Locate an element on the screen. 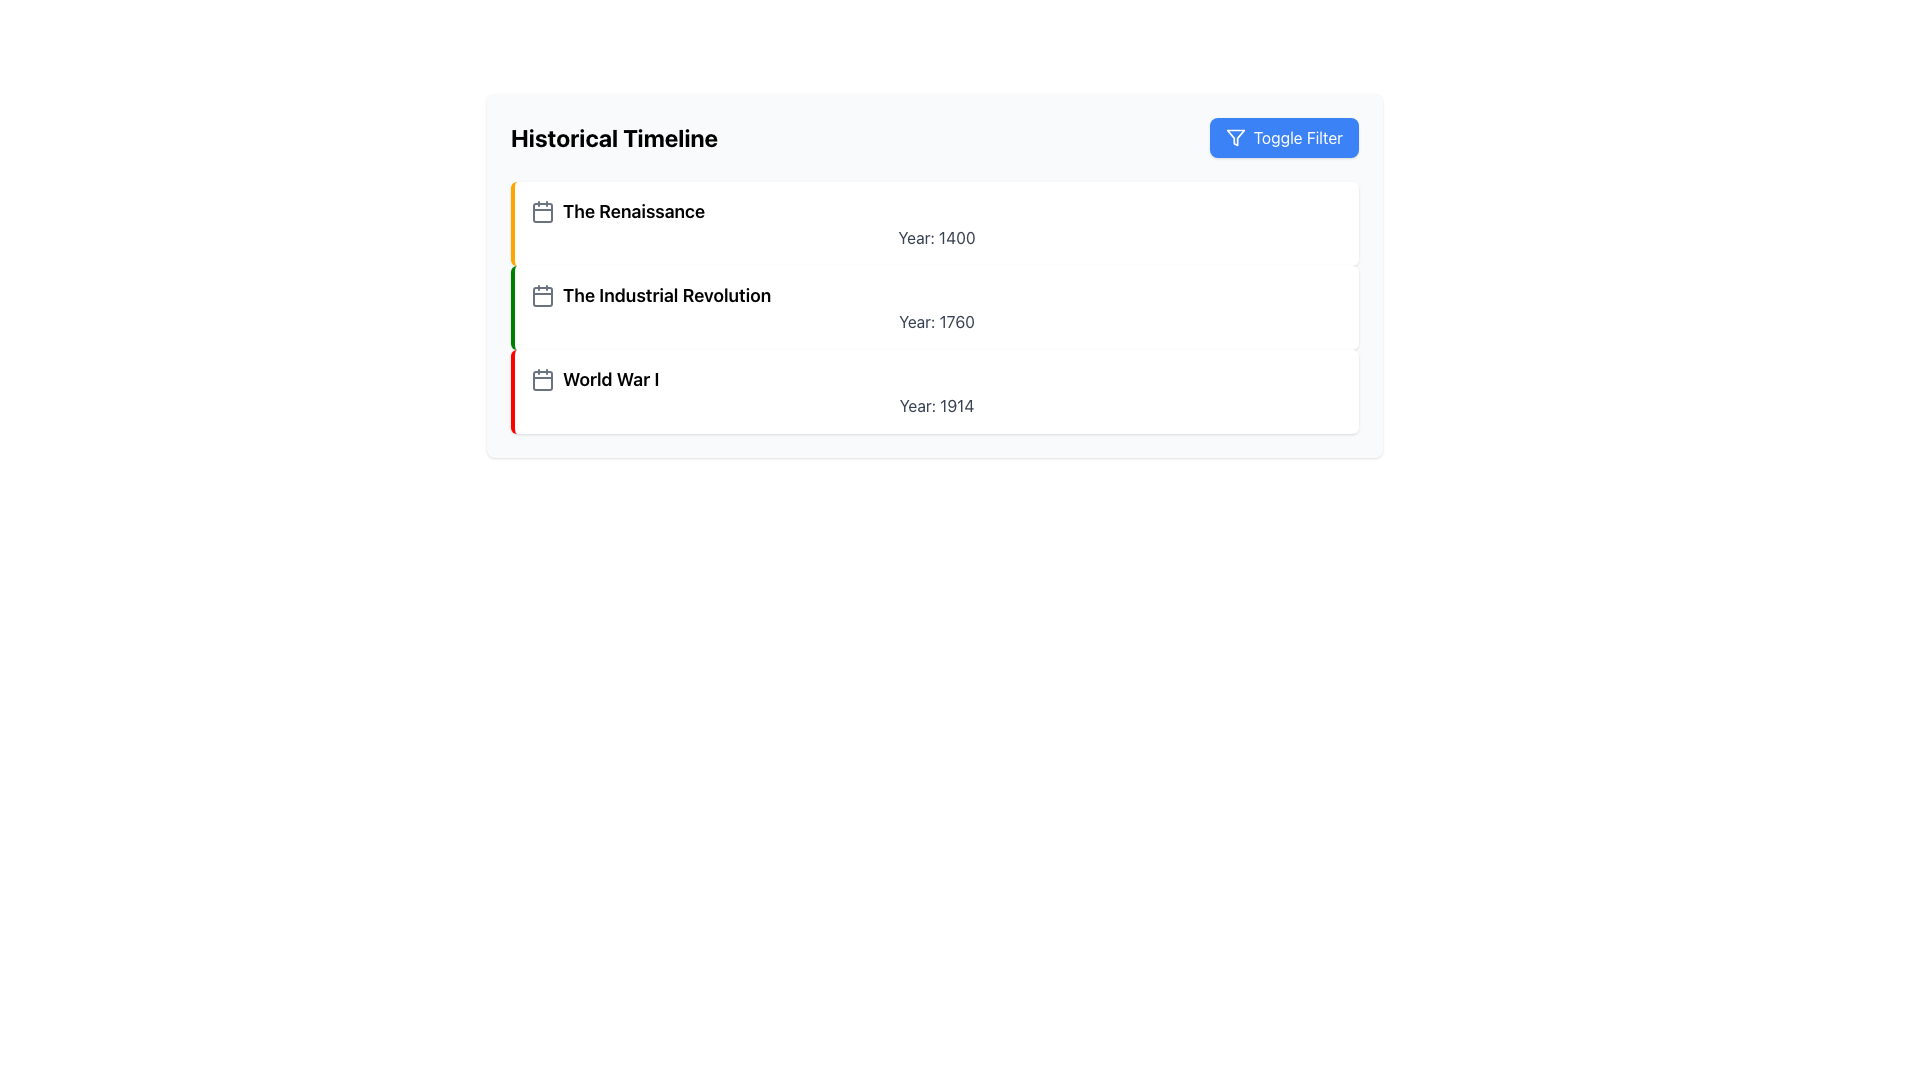 This screenshot has width=1920, height=1080. the body area of the calendar icon representing 'The Industrial Revolution' in the historical timeline, which is a vector graphic component of an SVG icon is located at coordinates (542, 297).